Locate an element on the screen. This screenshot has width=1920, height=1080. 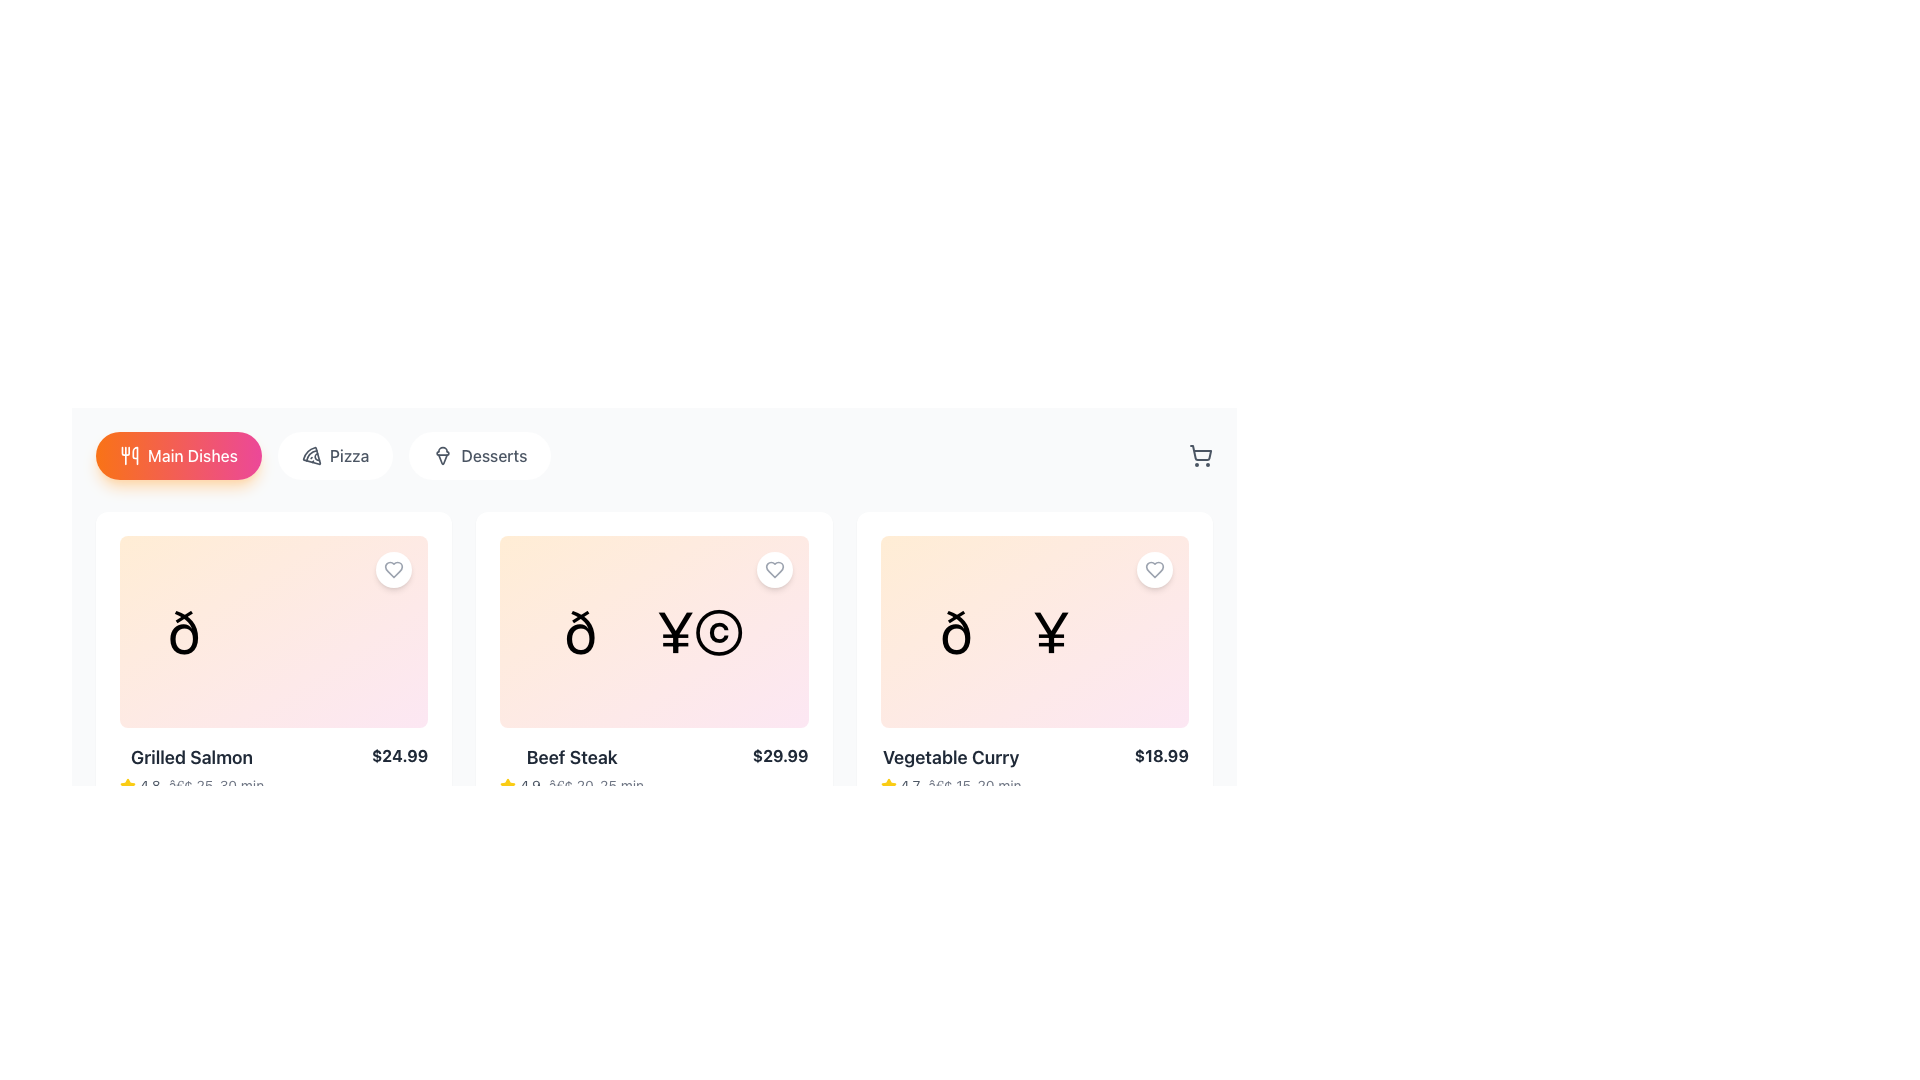
the first card in the grid of food items located beneath the 'Main Dishes' section is located at coordinates (273, 690).